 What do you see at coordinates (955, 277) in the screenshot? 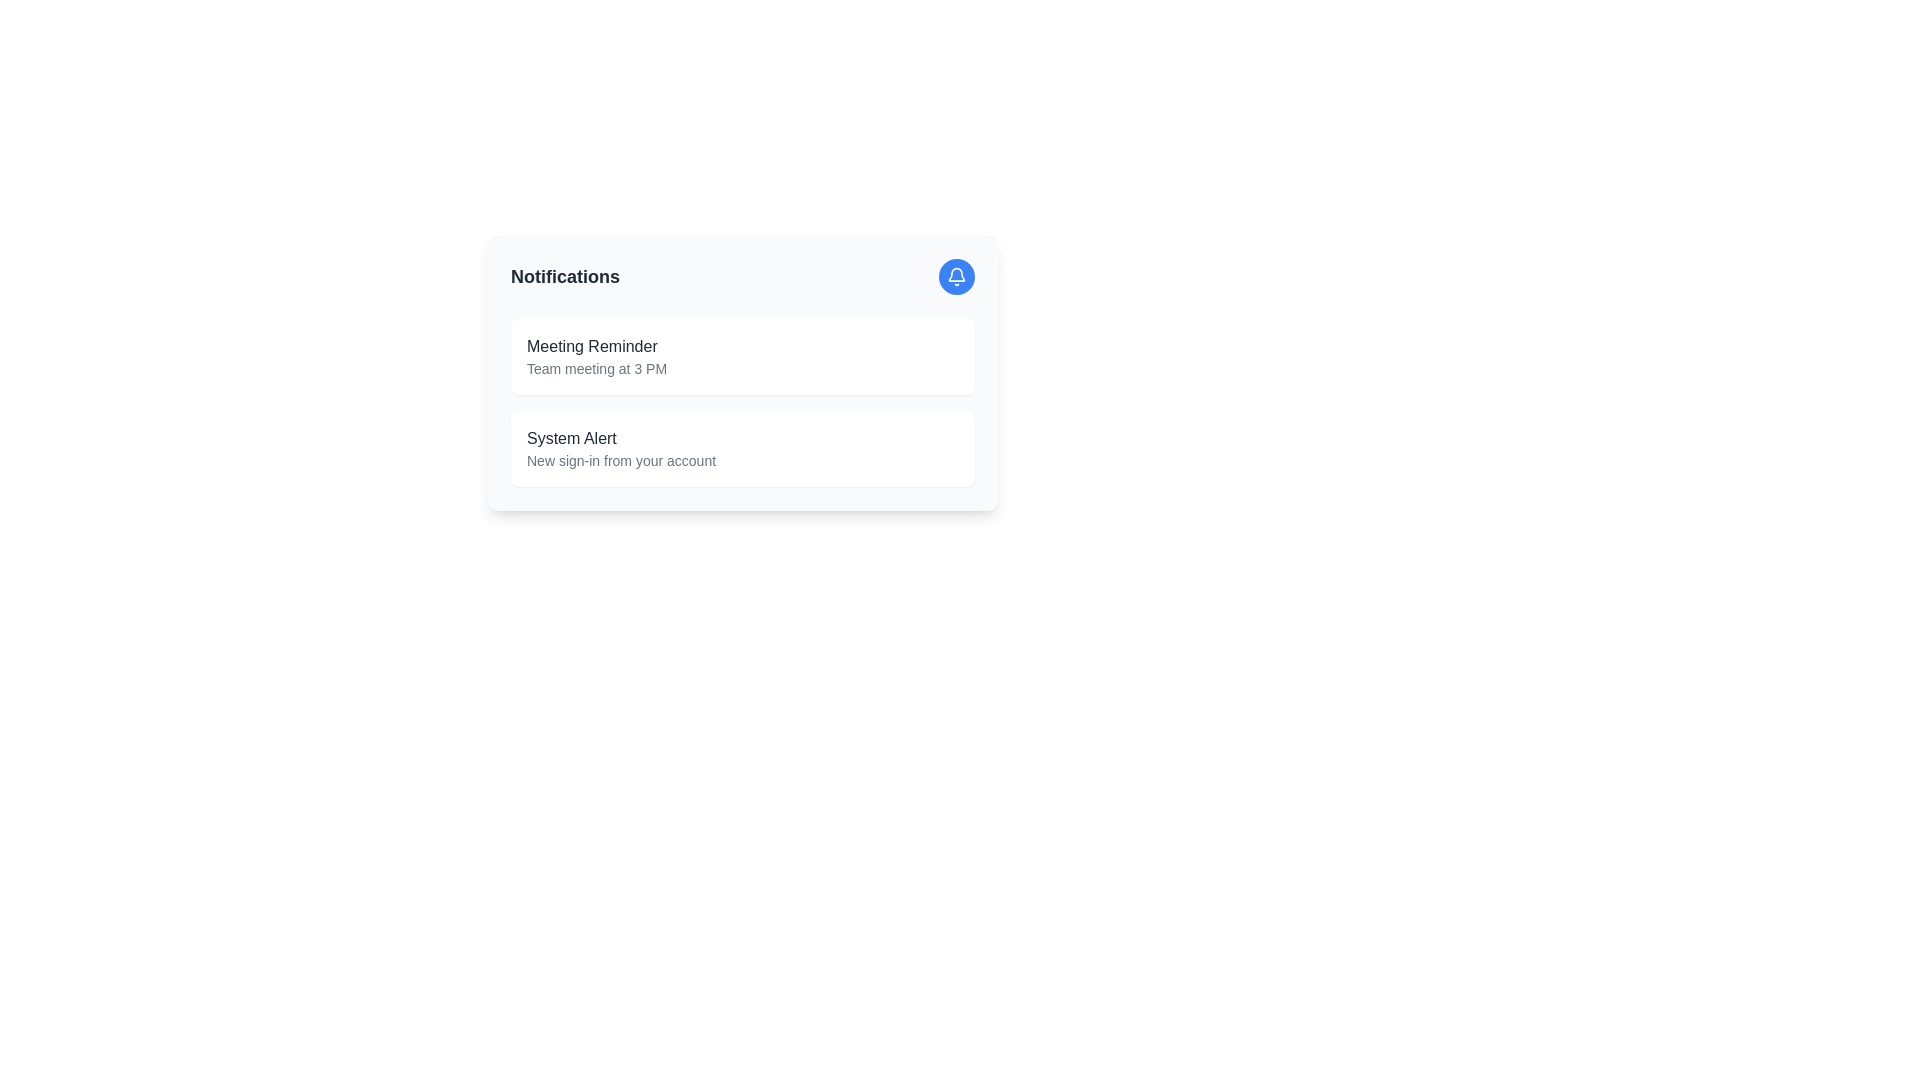
I see `the notification indicator icon located at the top-right corner of the notification summary interface` at bounding box center [955, 277].